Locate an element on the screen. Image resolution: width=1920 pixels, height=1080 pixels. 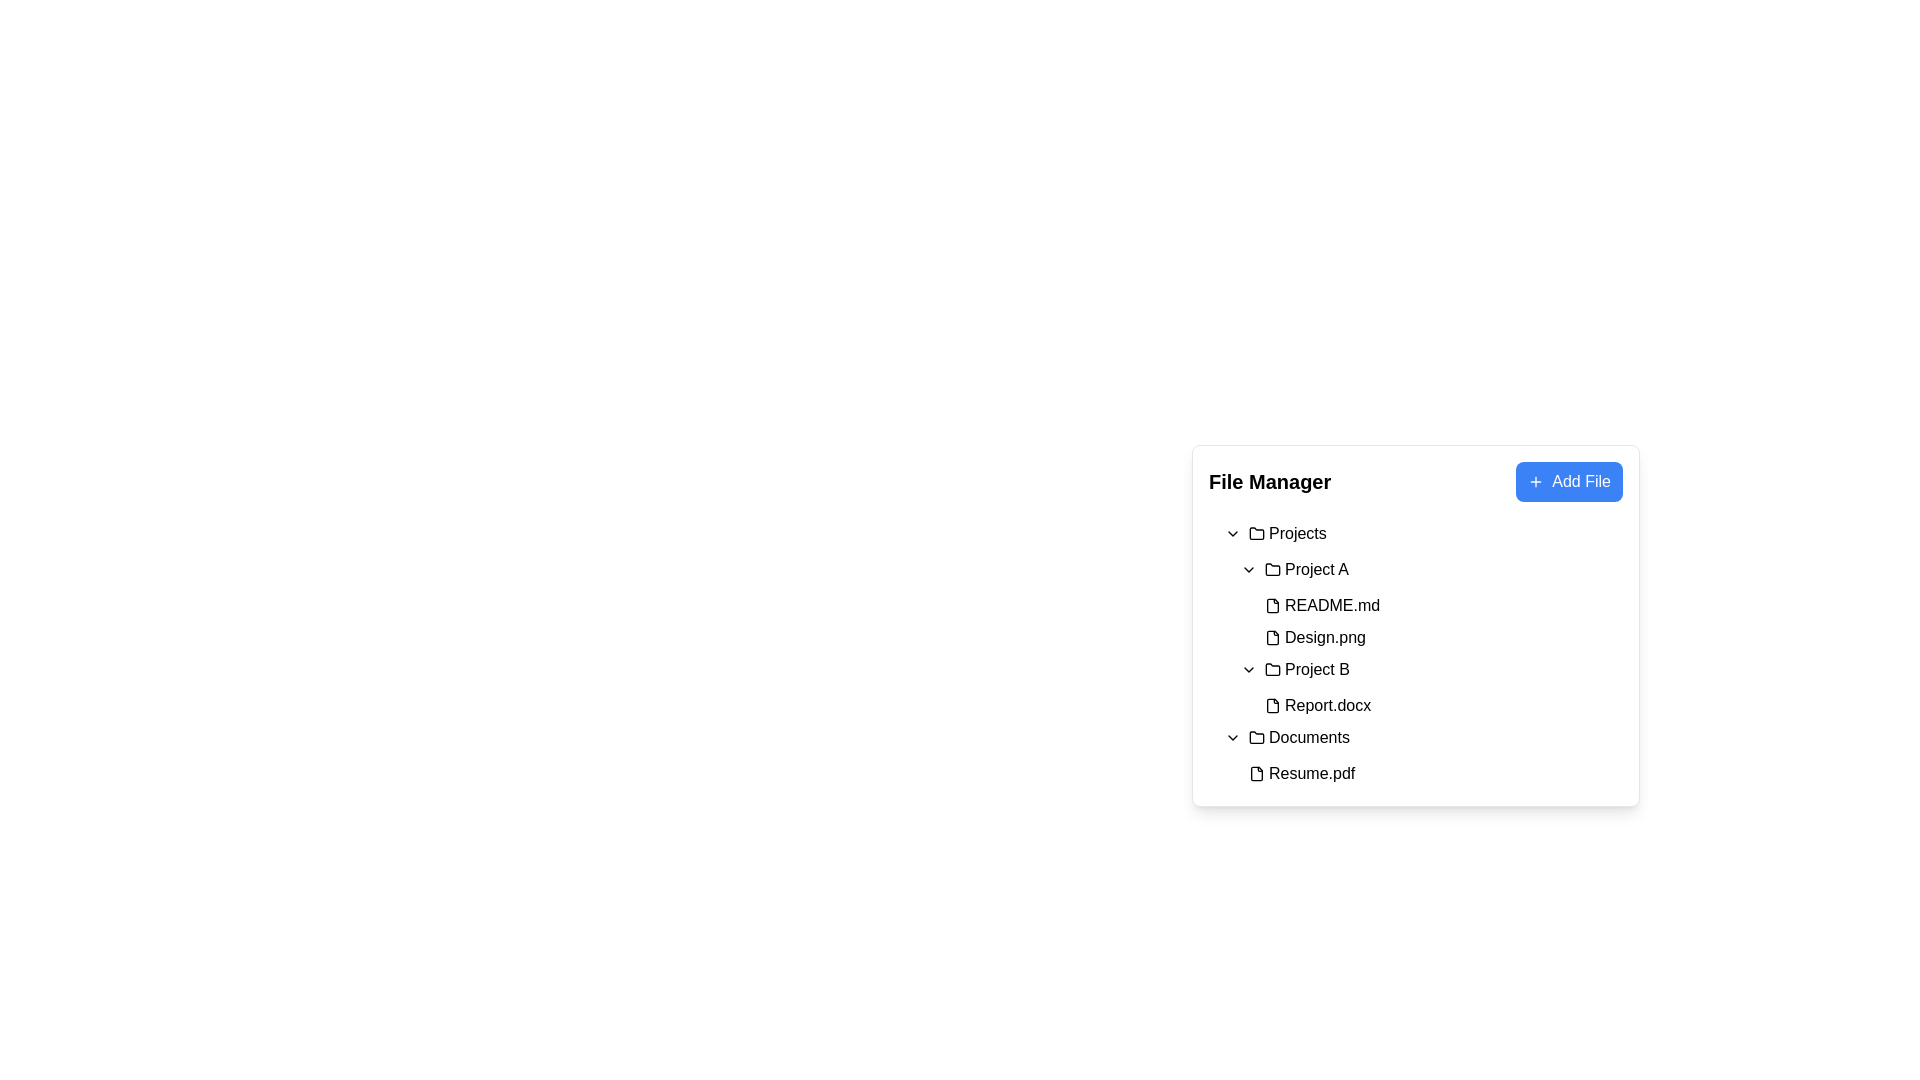
the toggle button located to the left of the 'Documents' label is located at coordinates (1232, 737).